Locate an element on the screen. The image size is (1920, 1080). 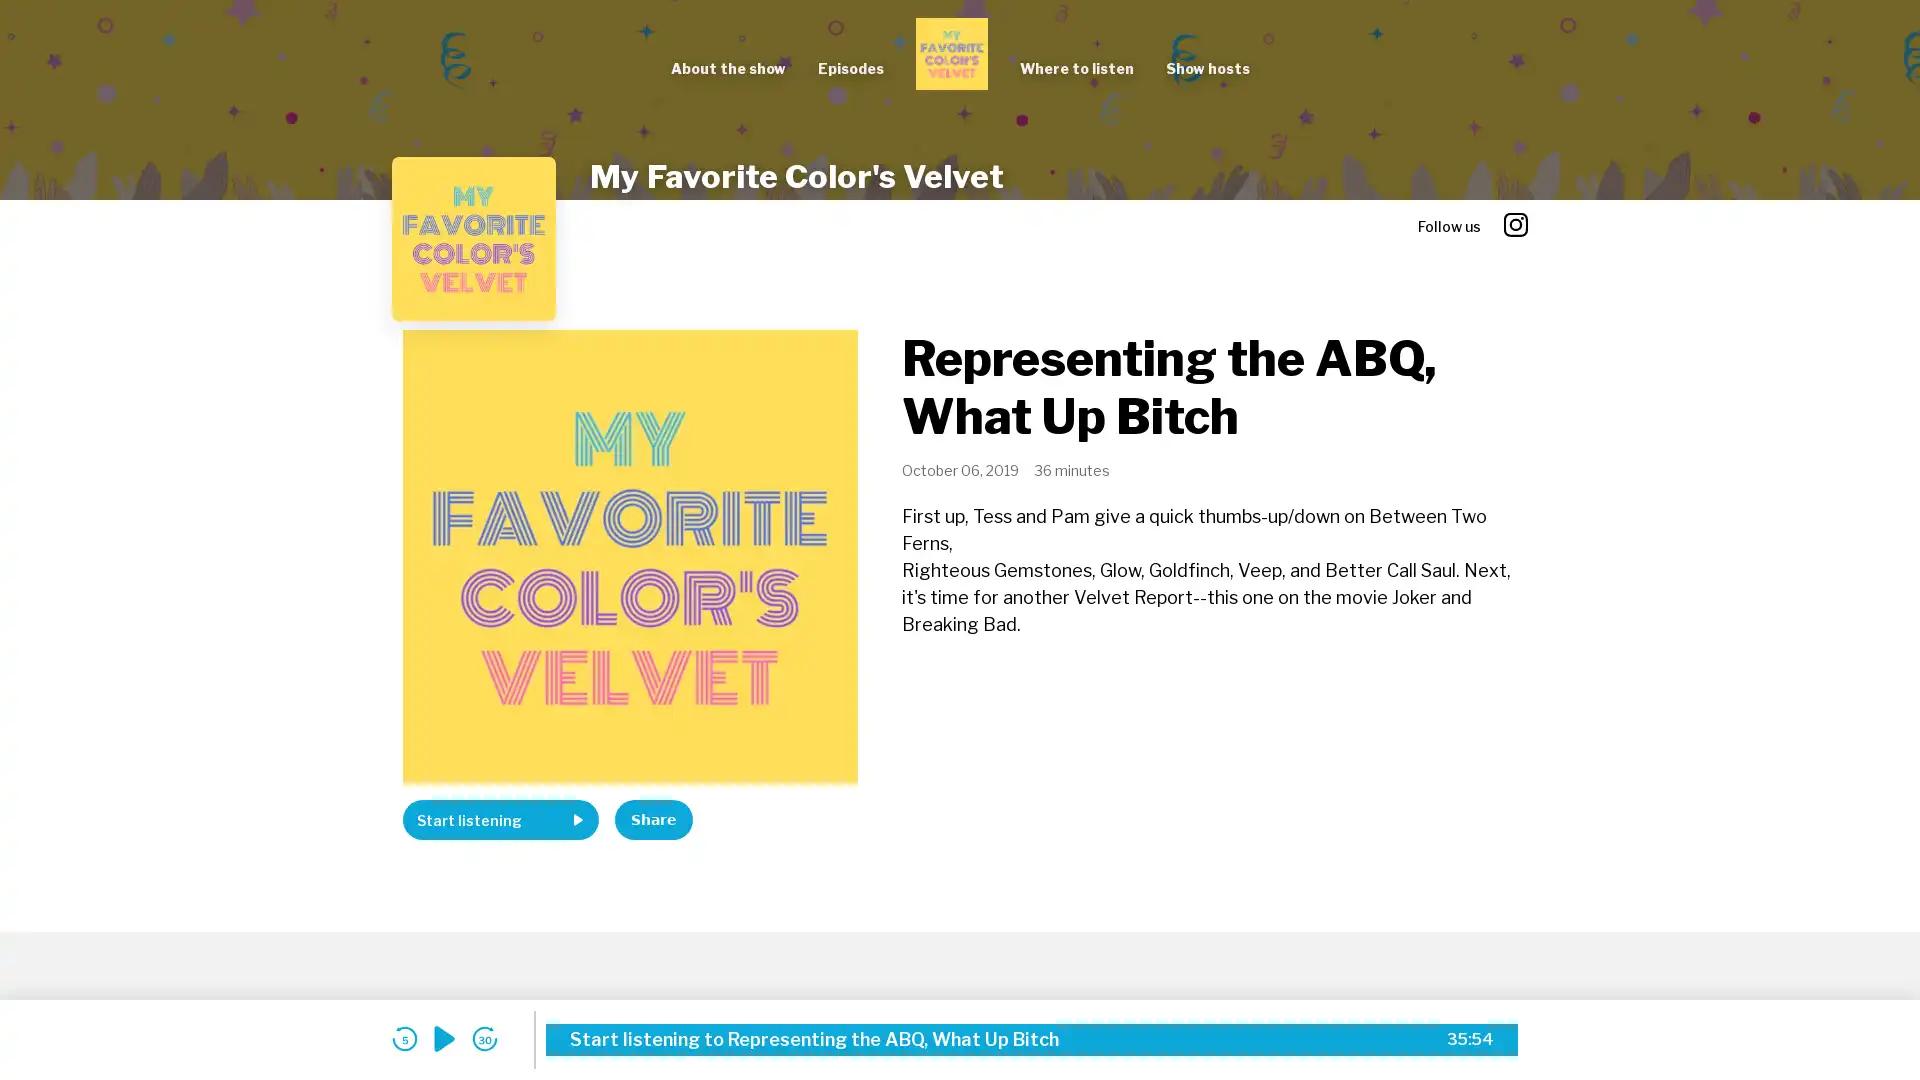
Share is located at coordinates (653, 820).